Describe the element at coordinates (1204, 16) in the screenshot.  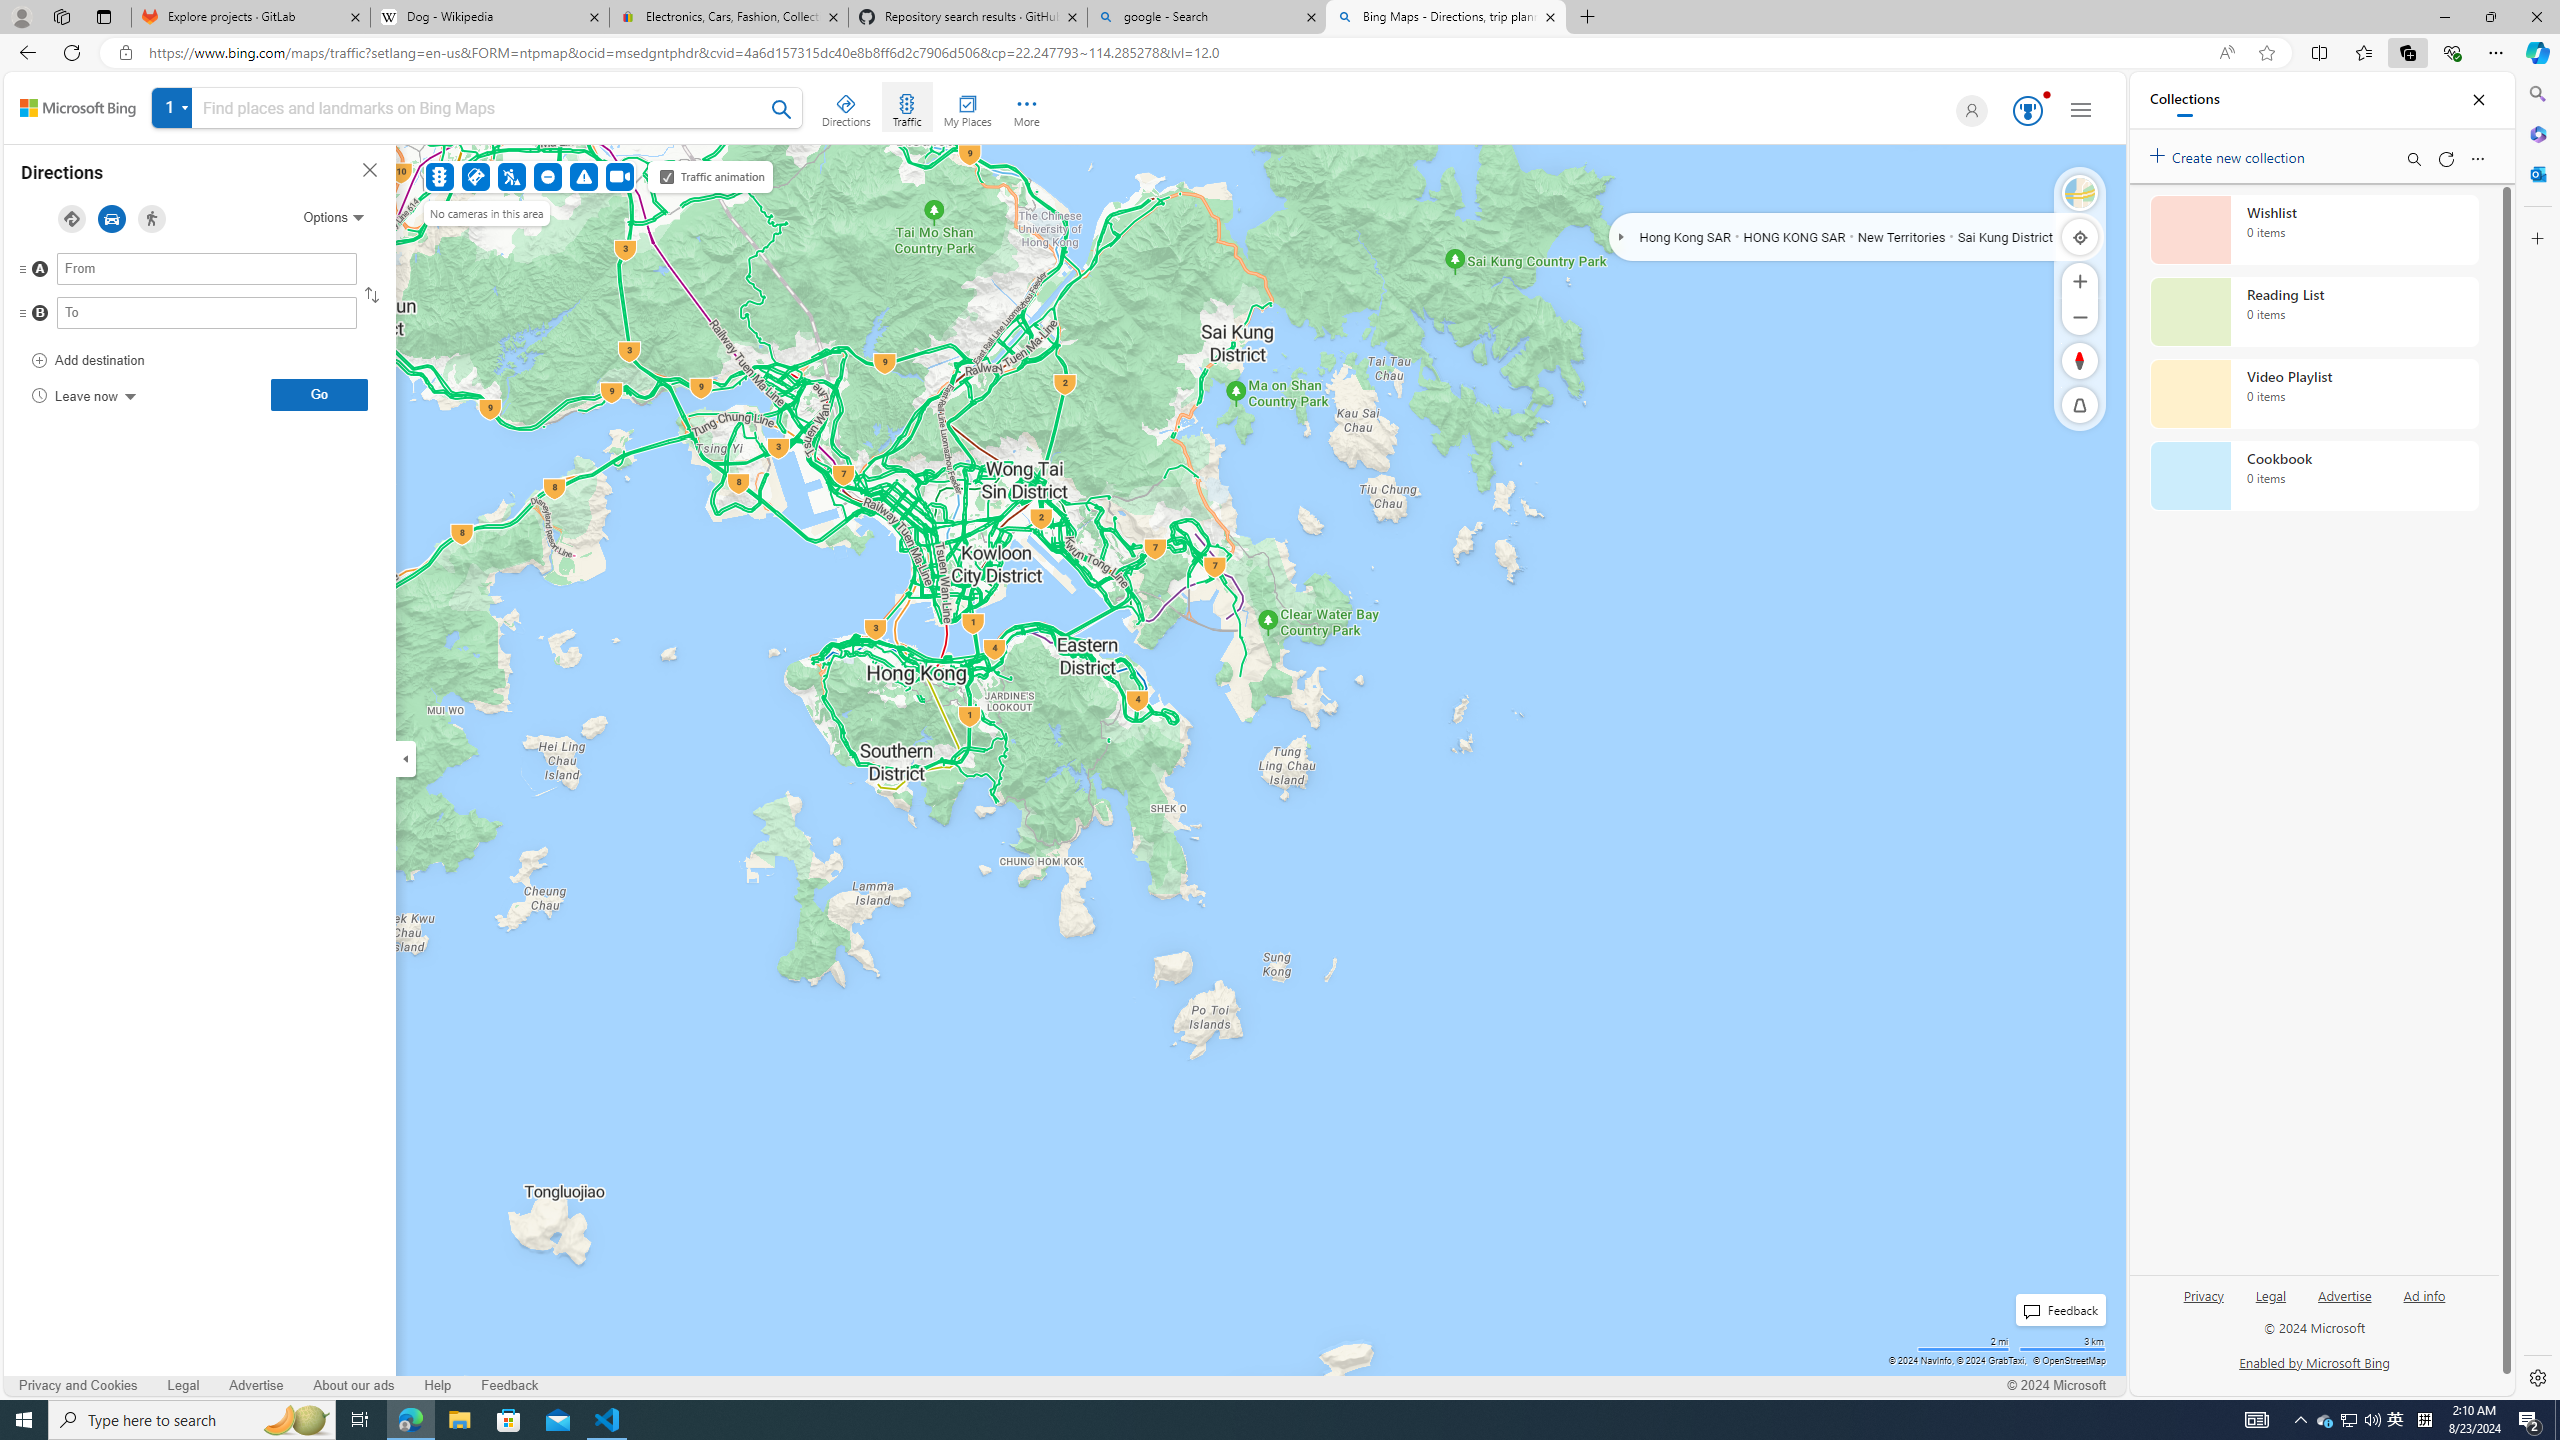
I see `'google - Search'` at that location.